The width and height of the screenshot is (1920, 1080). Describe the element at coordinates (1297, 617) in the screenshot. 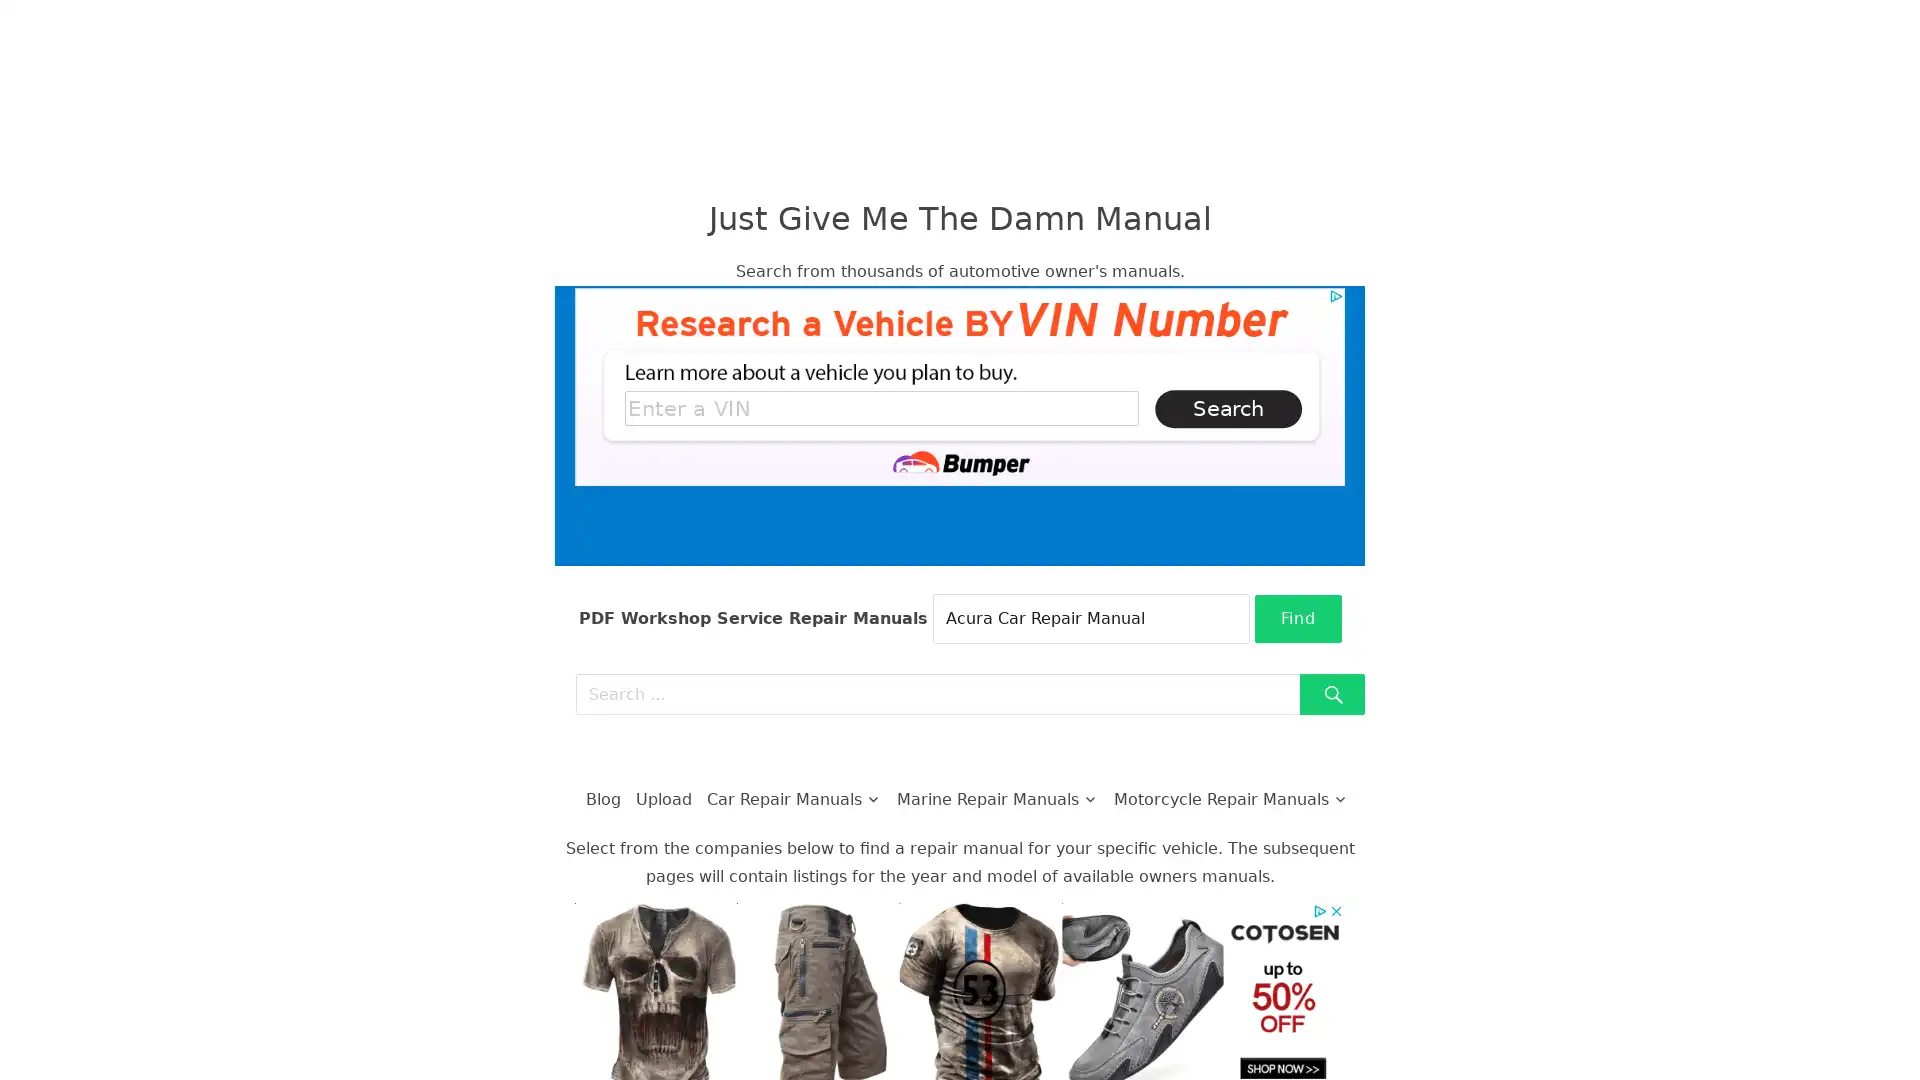

I see `Find` at that location.